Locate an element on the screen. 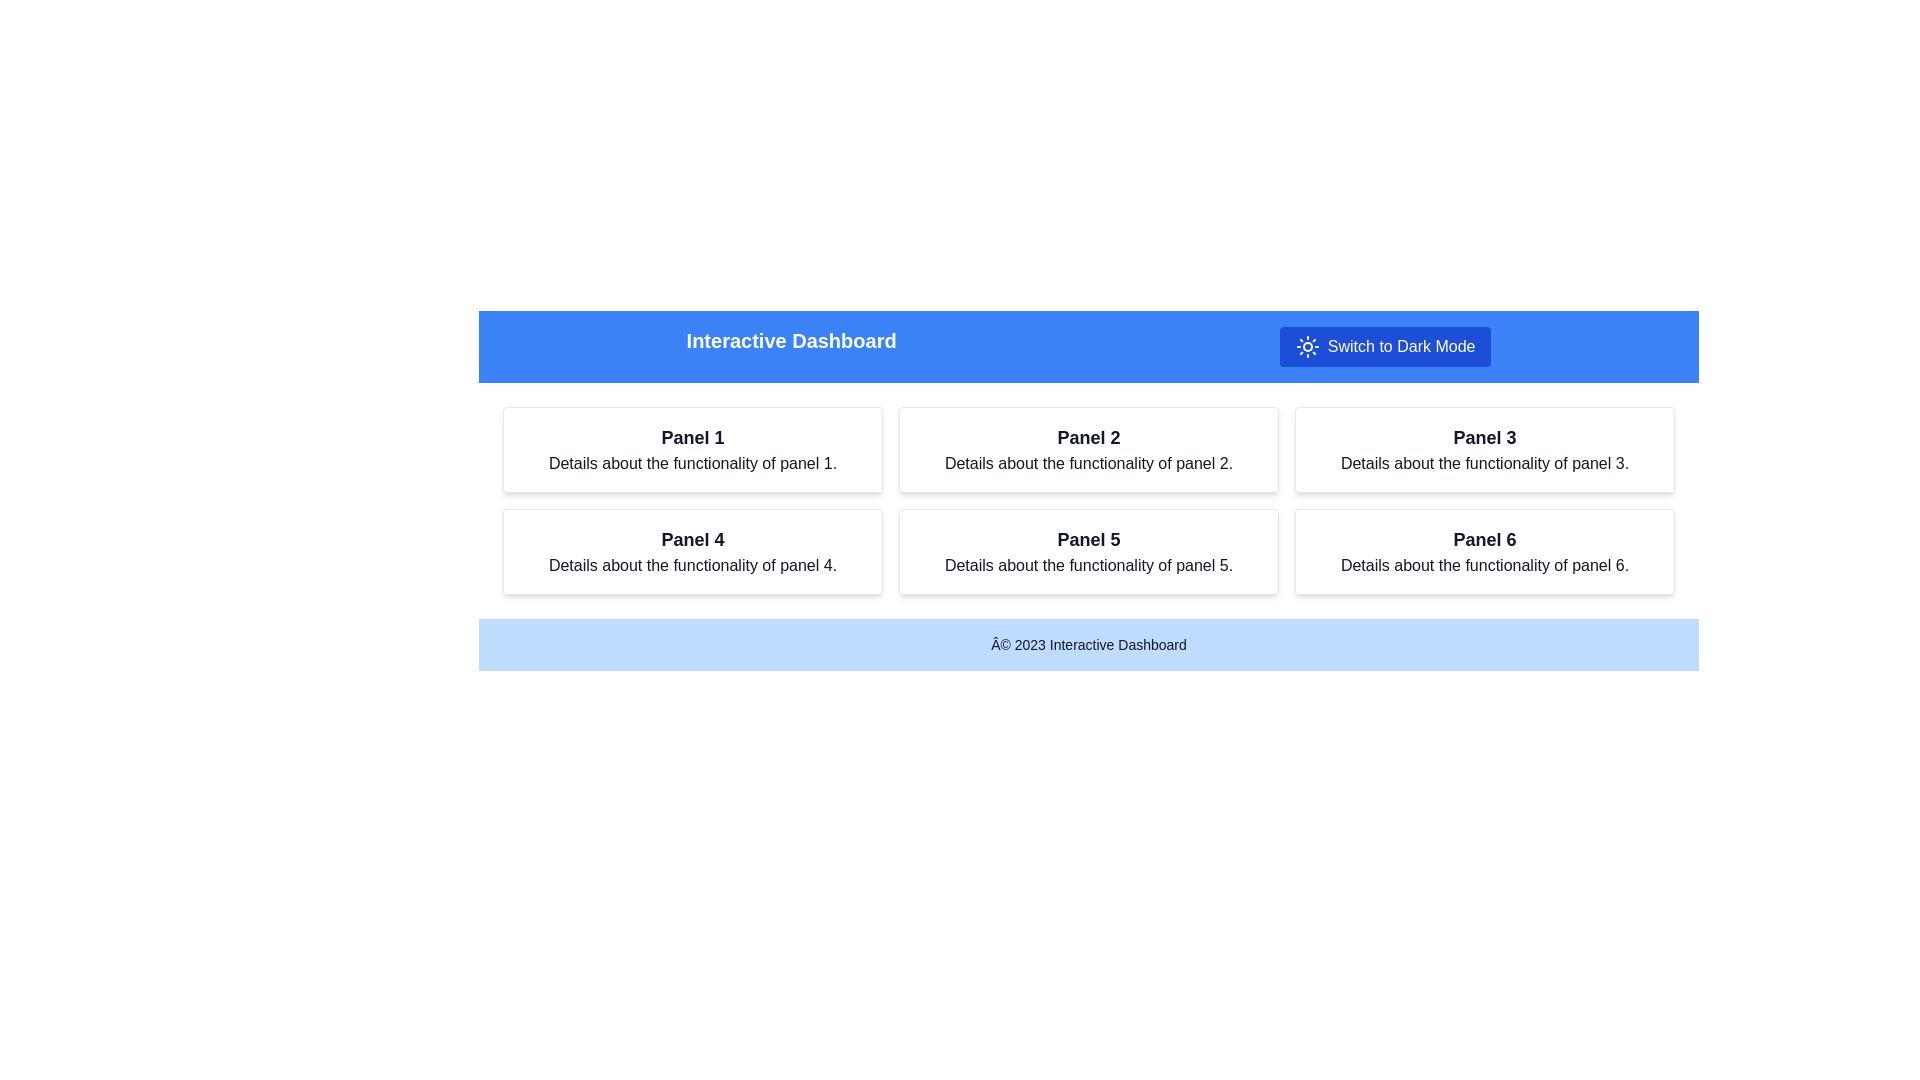 The height and width of the screenshot is (1080, 1920). the static text label displaying 'Panel 4', which is styled with an enlarged, bold font and serves as the title within its panel is located at coordinates (692, 540).